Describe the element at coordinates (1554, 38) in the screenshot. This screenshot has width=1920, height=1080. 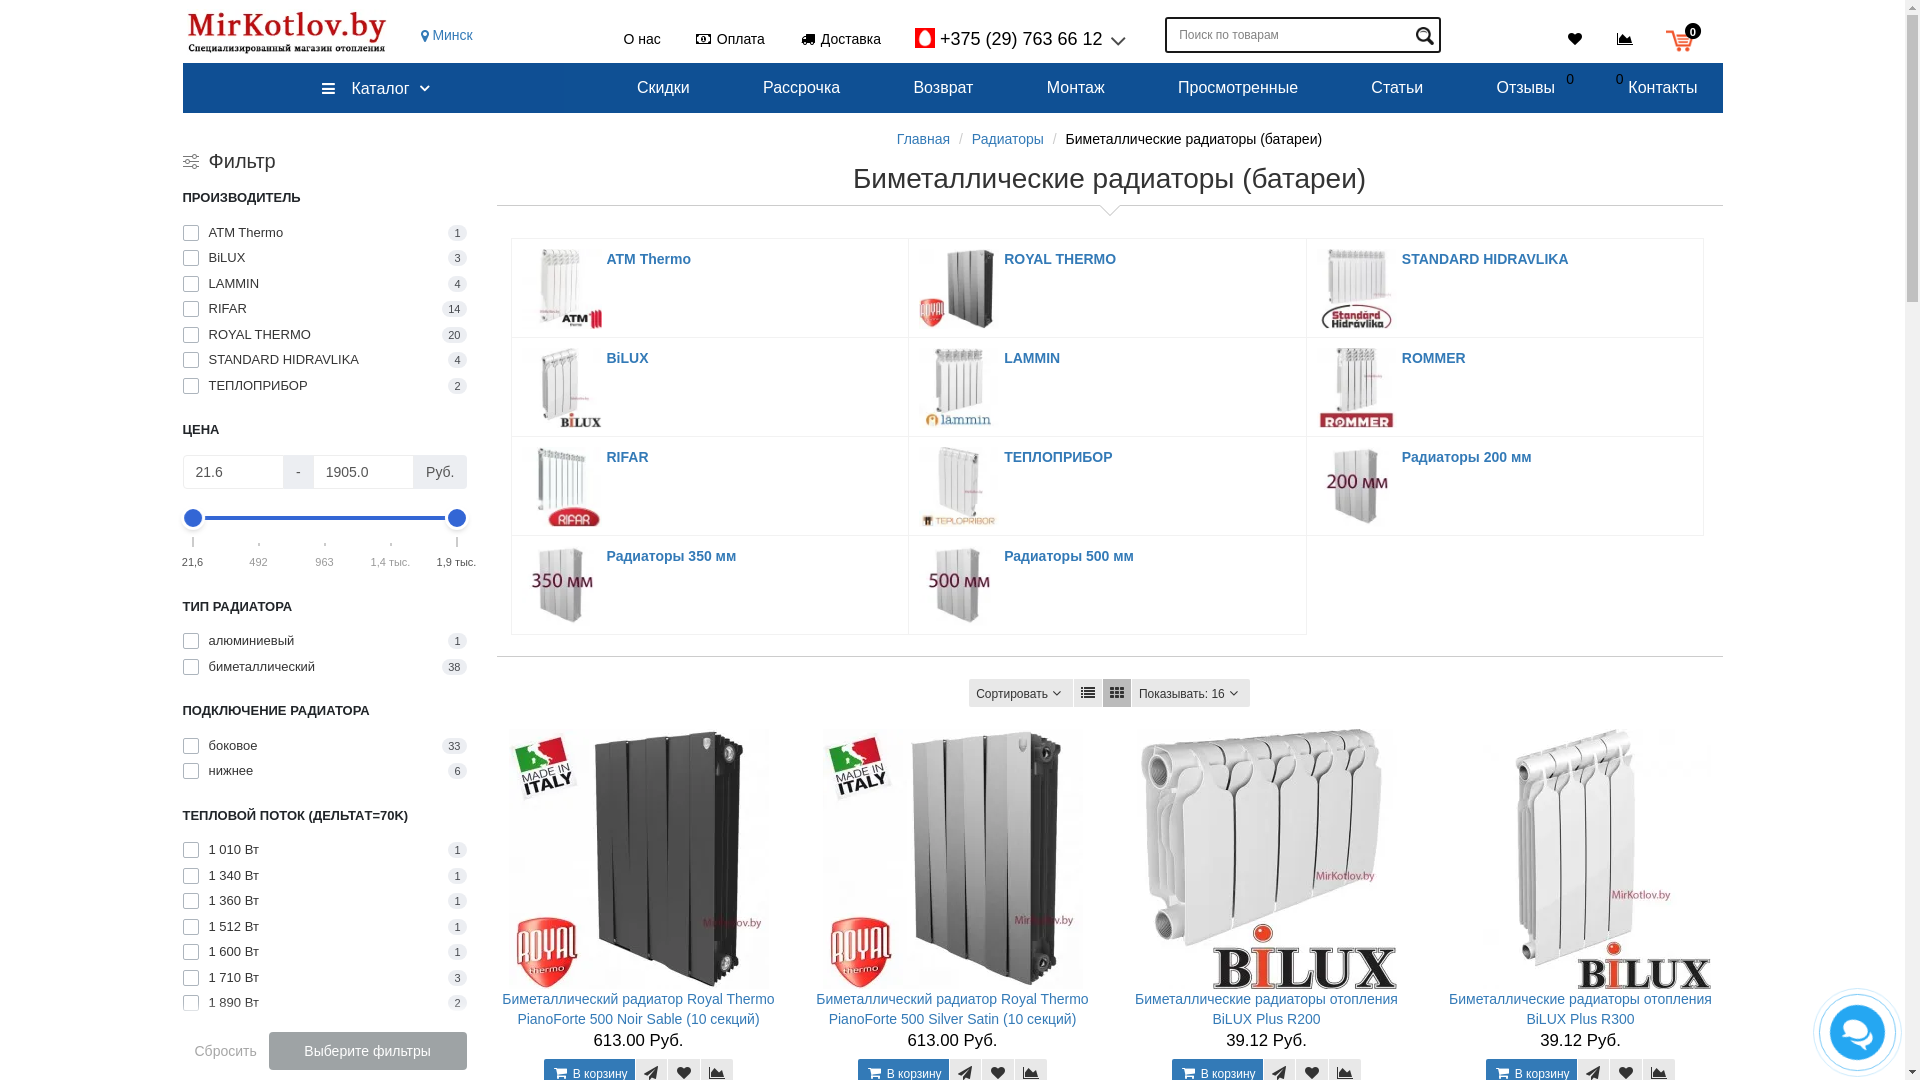
I see `'0'` at that location.